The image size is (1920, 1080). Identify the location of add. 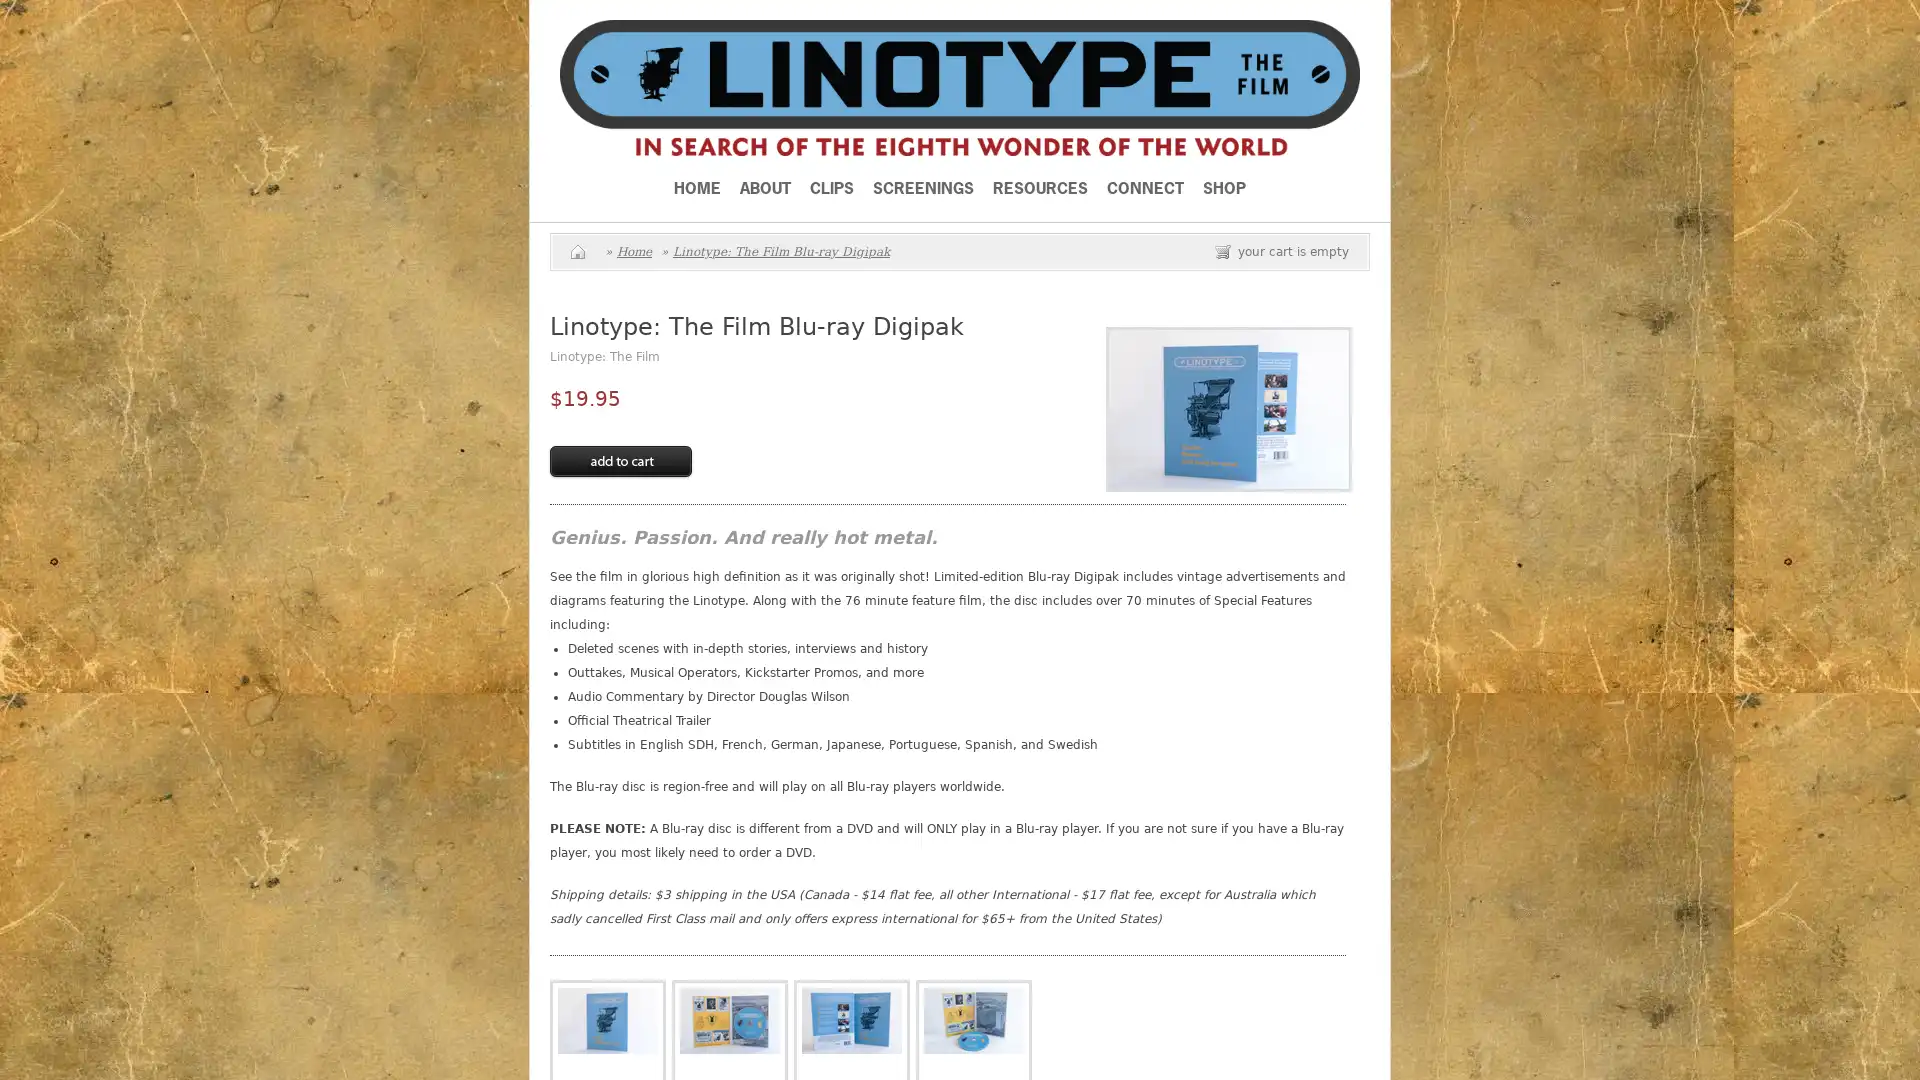
(619, 462).